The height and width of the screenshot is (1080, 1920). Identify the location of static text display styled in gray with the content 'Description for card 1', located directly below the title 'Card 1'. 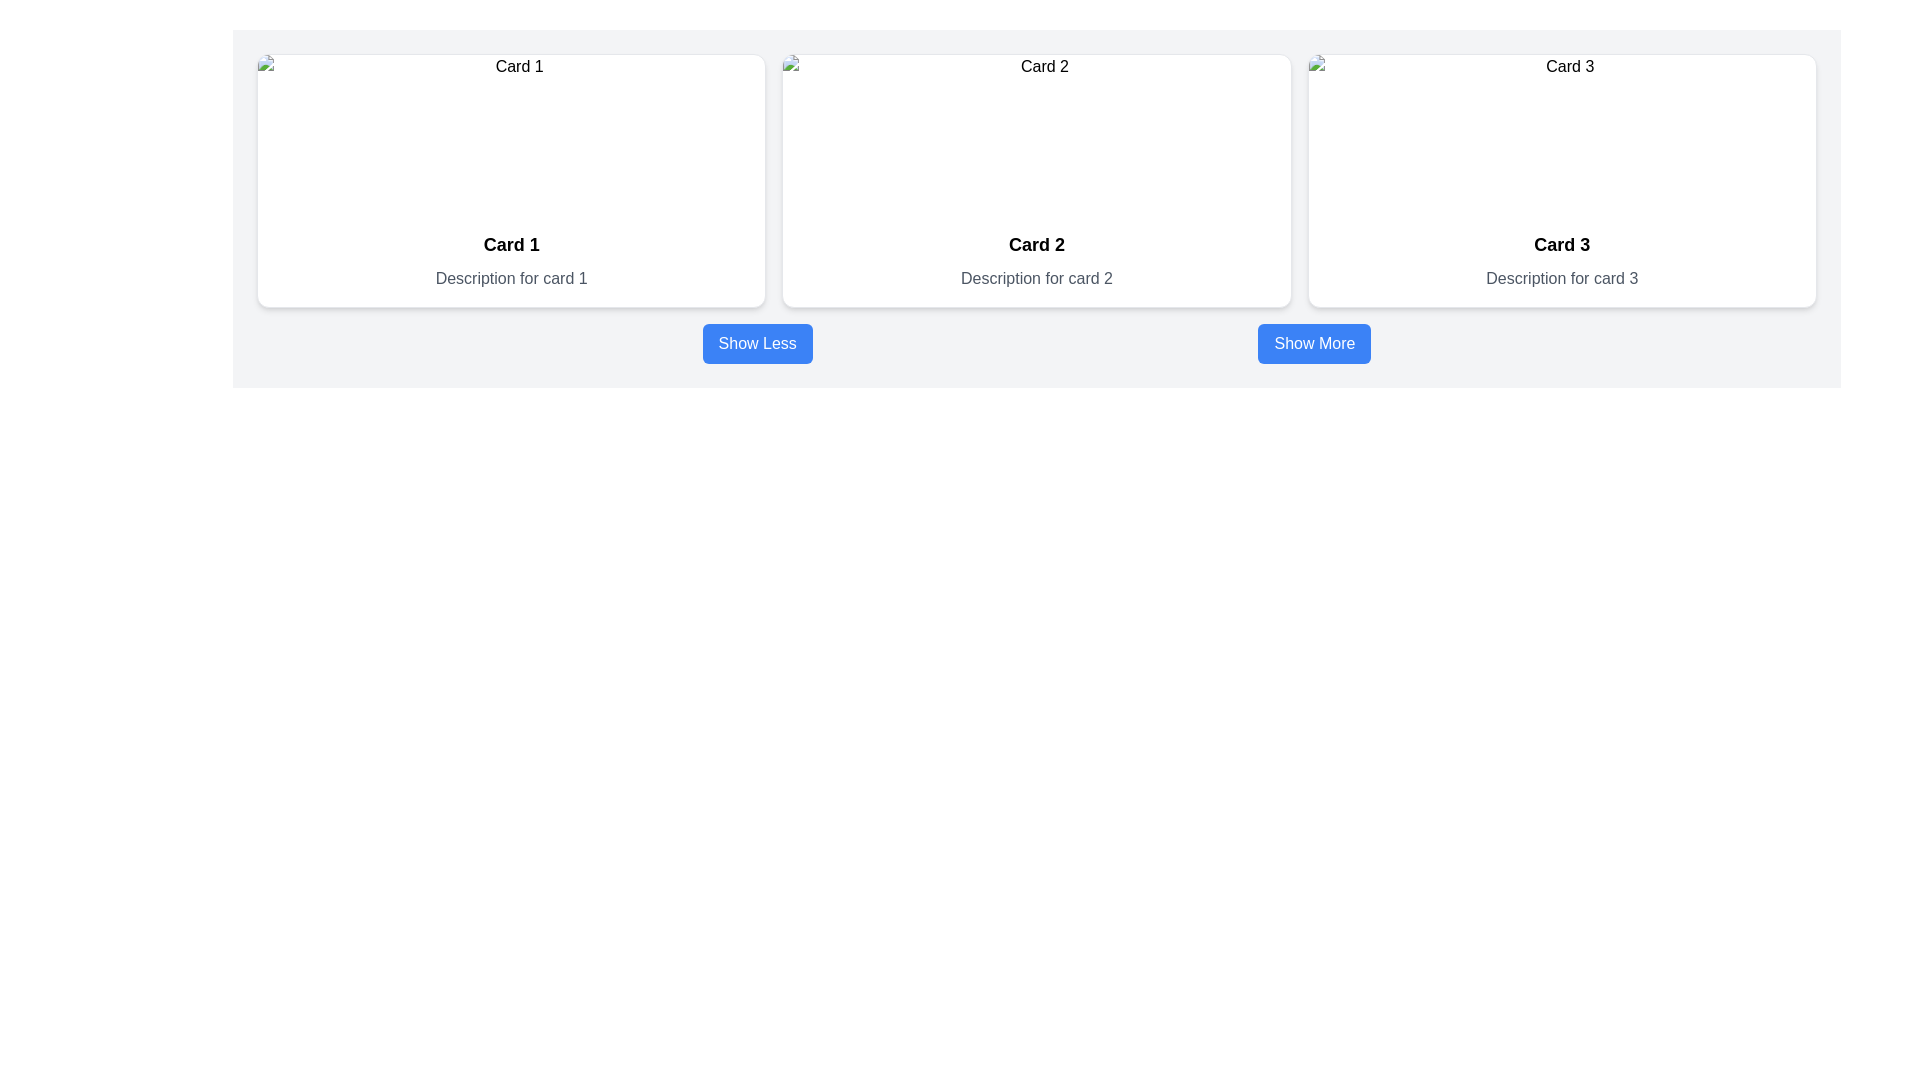
(511, 278).